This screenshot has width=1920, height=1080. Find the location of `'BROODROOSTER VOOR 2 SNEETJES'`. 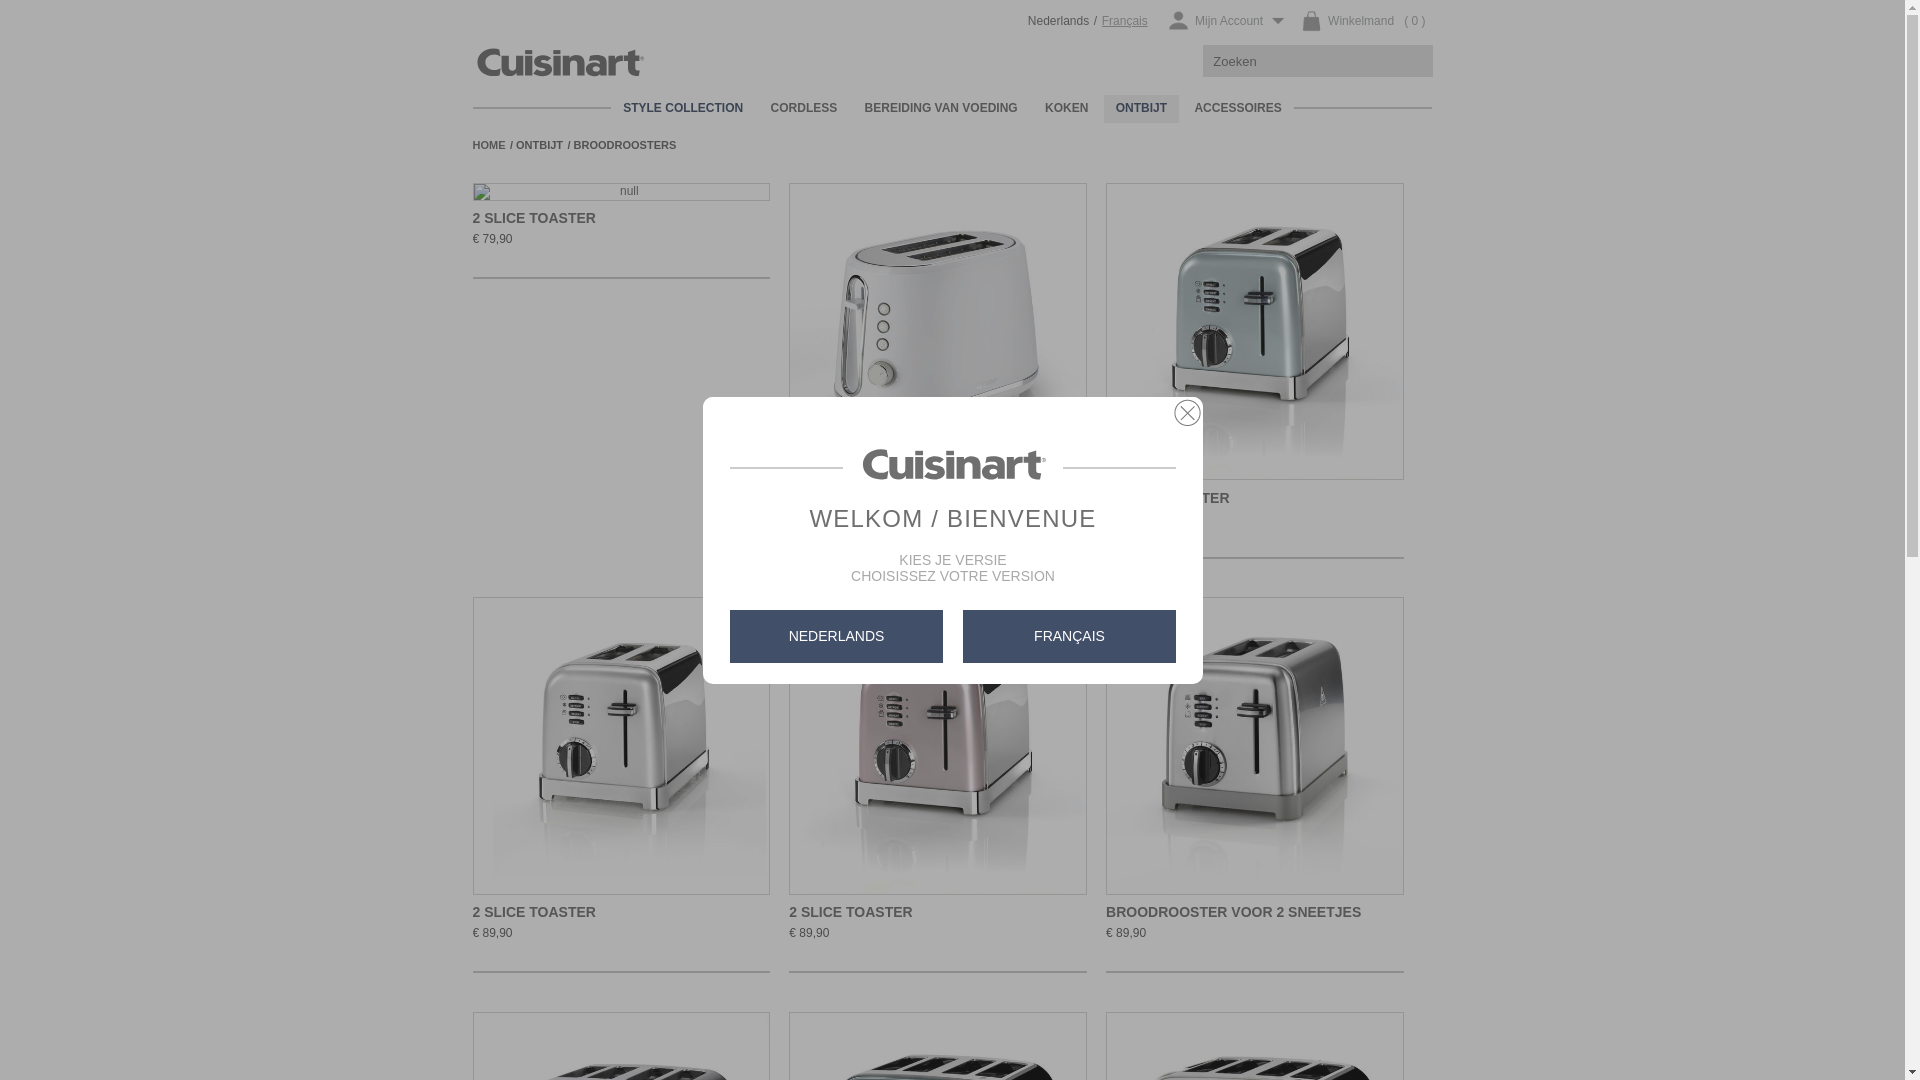

'BROODROOSTER VOOR 2 SNEETJES' is located at coordinates (1232, 911).